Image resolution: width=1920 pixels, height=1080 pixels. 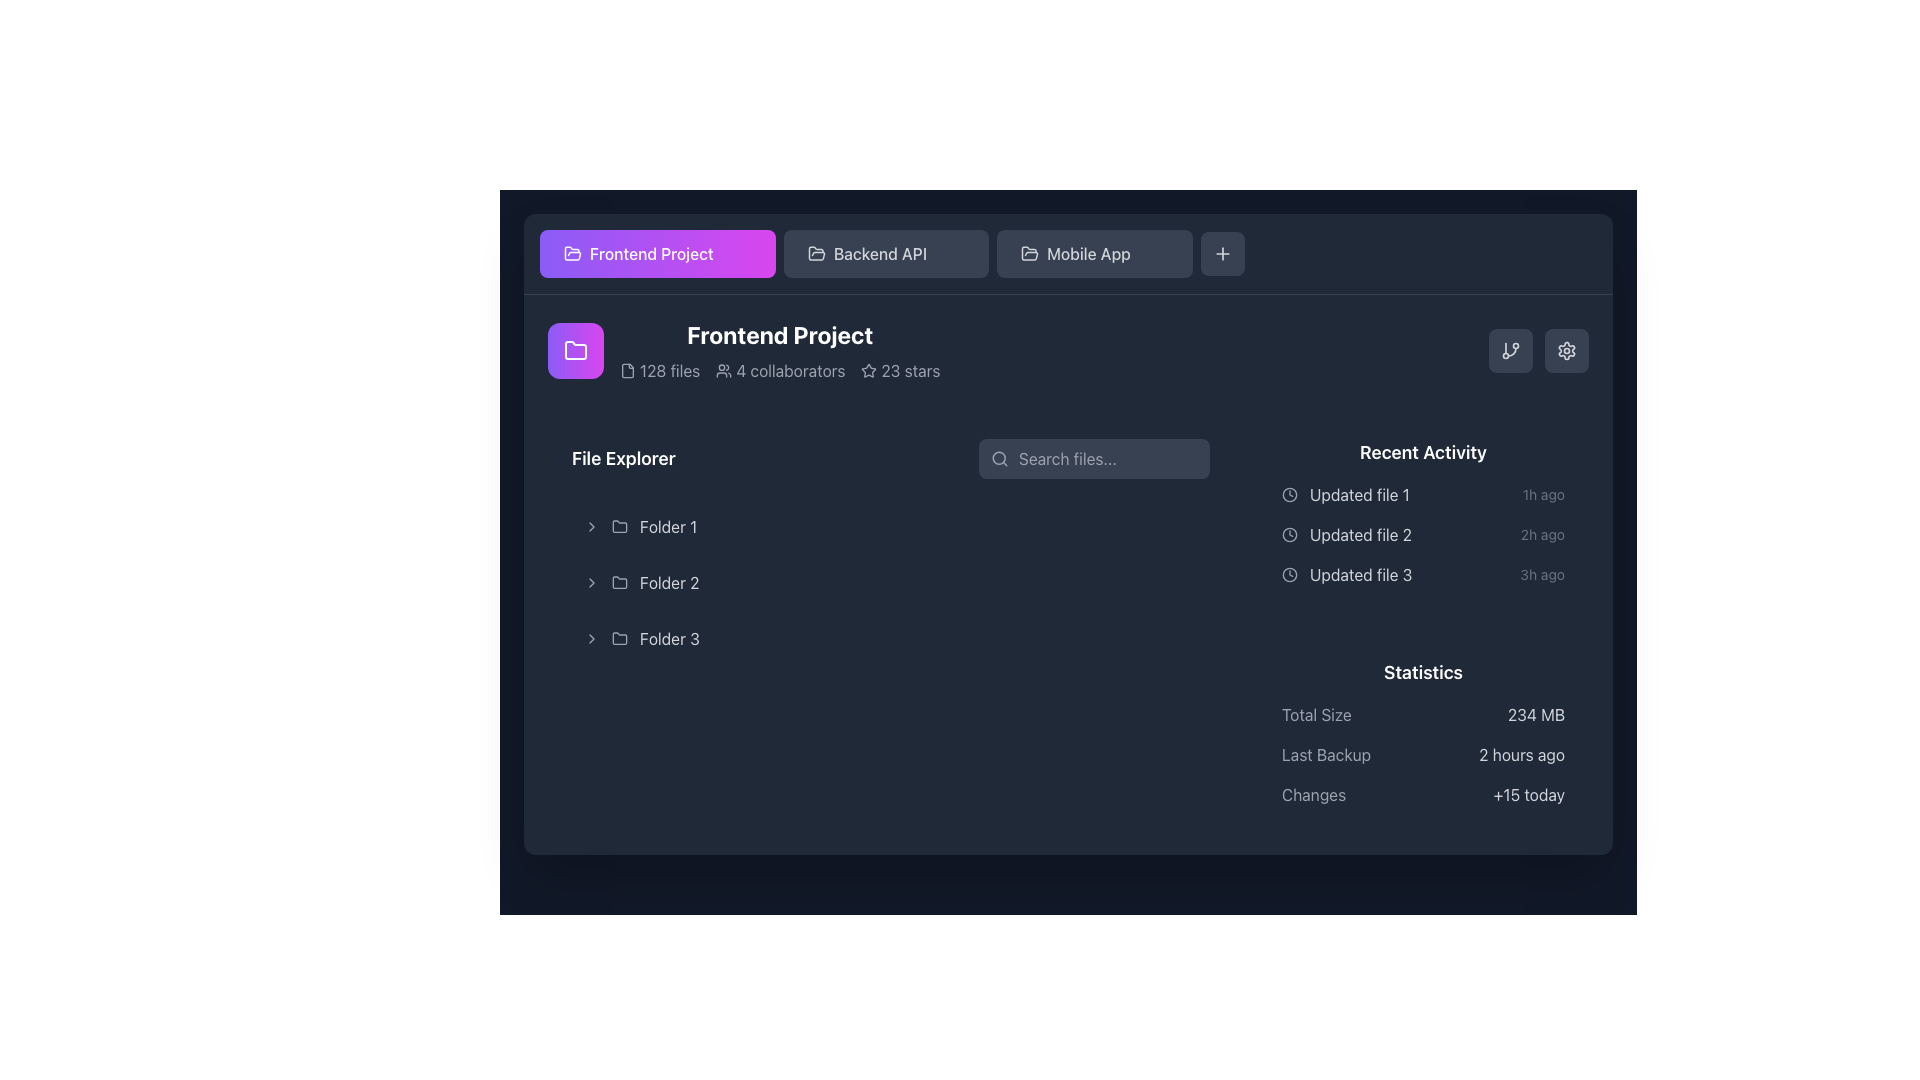 What do you see at coordinates (1030, 253) in the screenshot?
I see `the 'Mobile App' icon located on the leftmost side of the 'Mobile App' component` at bounding box center [1030, 253].